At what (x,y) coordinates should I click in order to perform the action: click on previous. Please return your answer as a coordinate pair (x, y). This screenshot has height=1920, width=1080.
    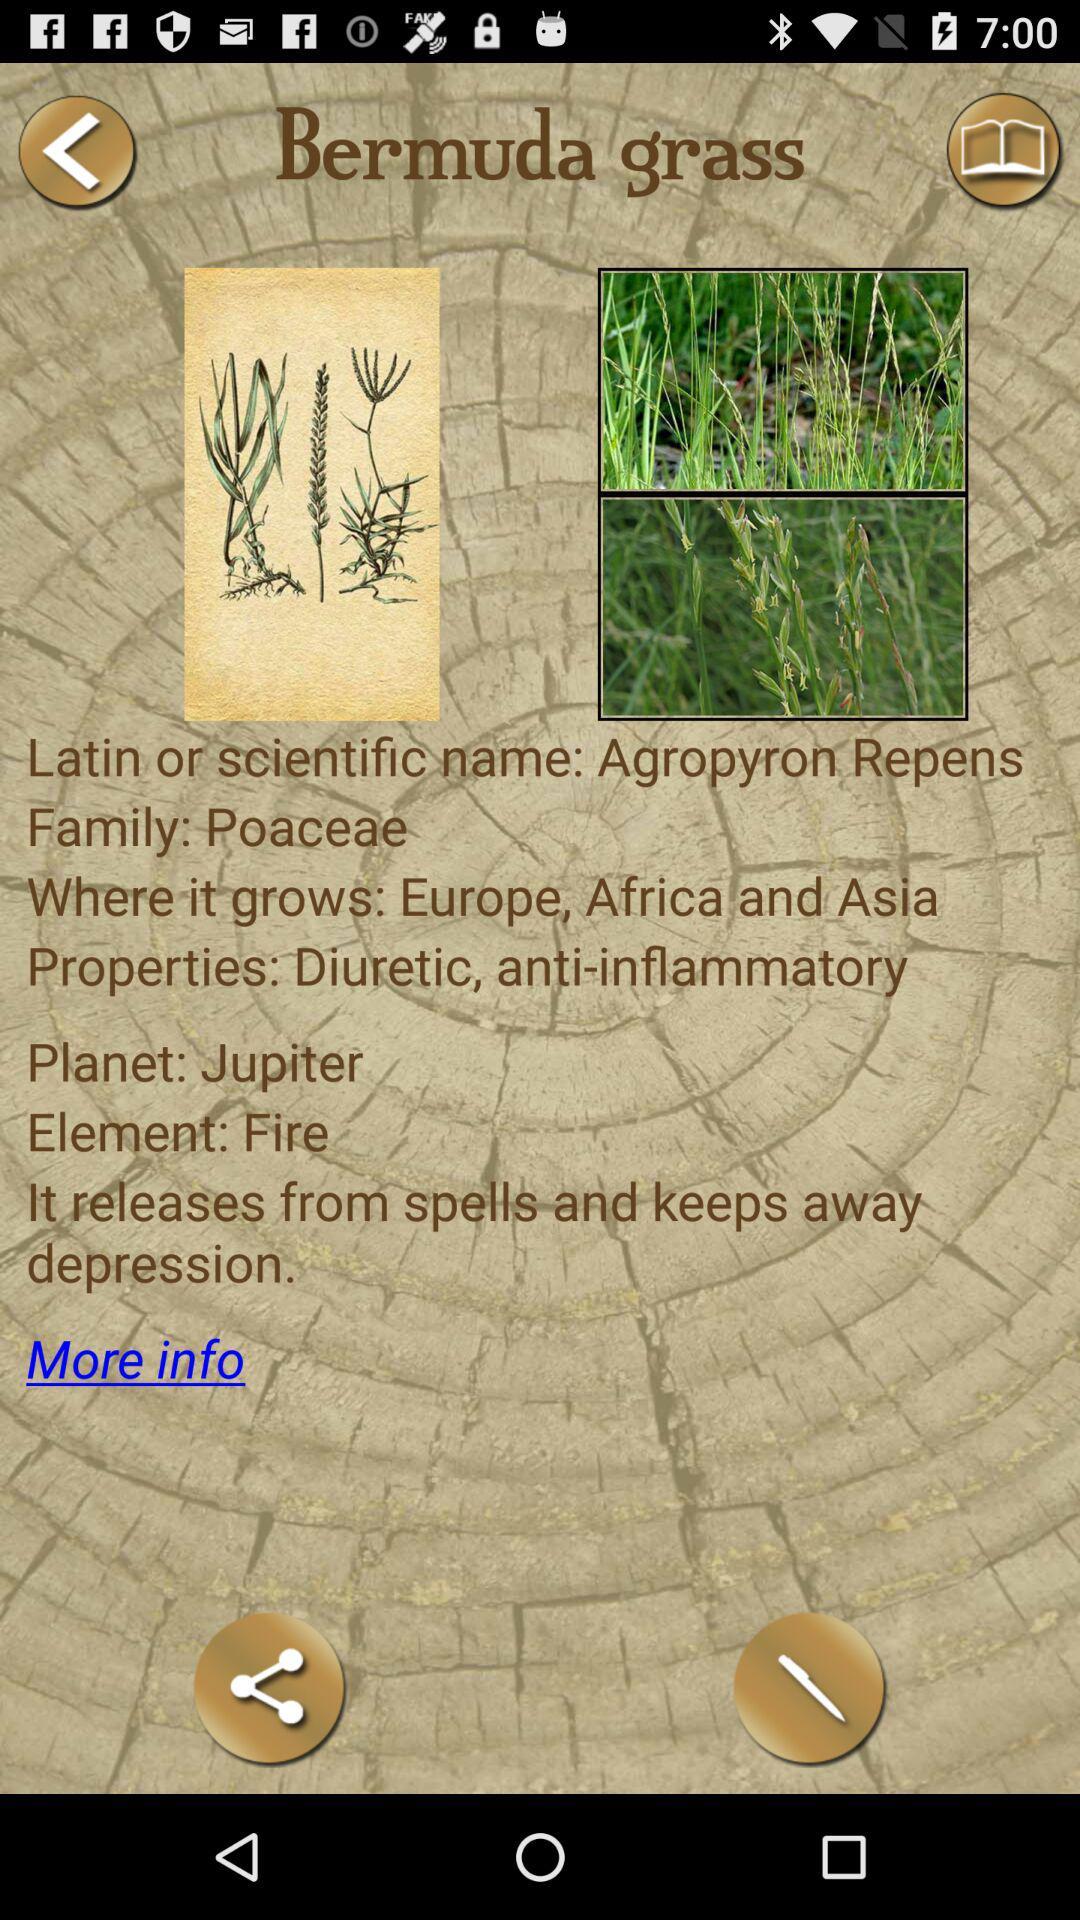
    Looking at the image, I should click on (75, 151).